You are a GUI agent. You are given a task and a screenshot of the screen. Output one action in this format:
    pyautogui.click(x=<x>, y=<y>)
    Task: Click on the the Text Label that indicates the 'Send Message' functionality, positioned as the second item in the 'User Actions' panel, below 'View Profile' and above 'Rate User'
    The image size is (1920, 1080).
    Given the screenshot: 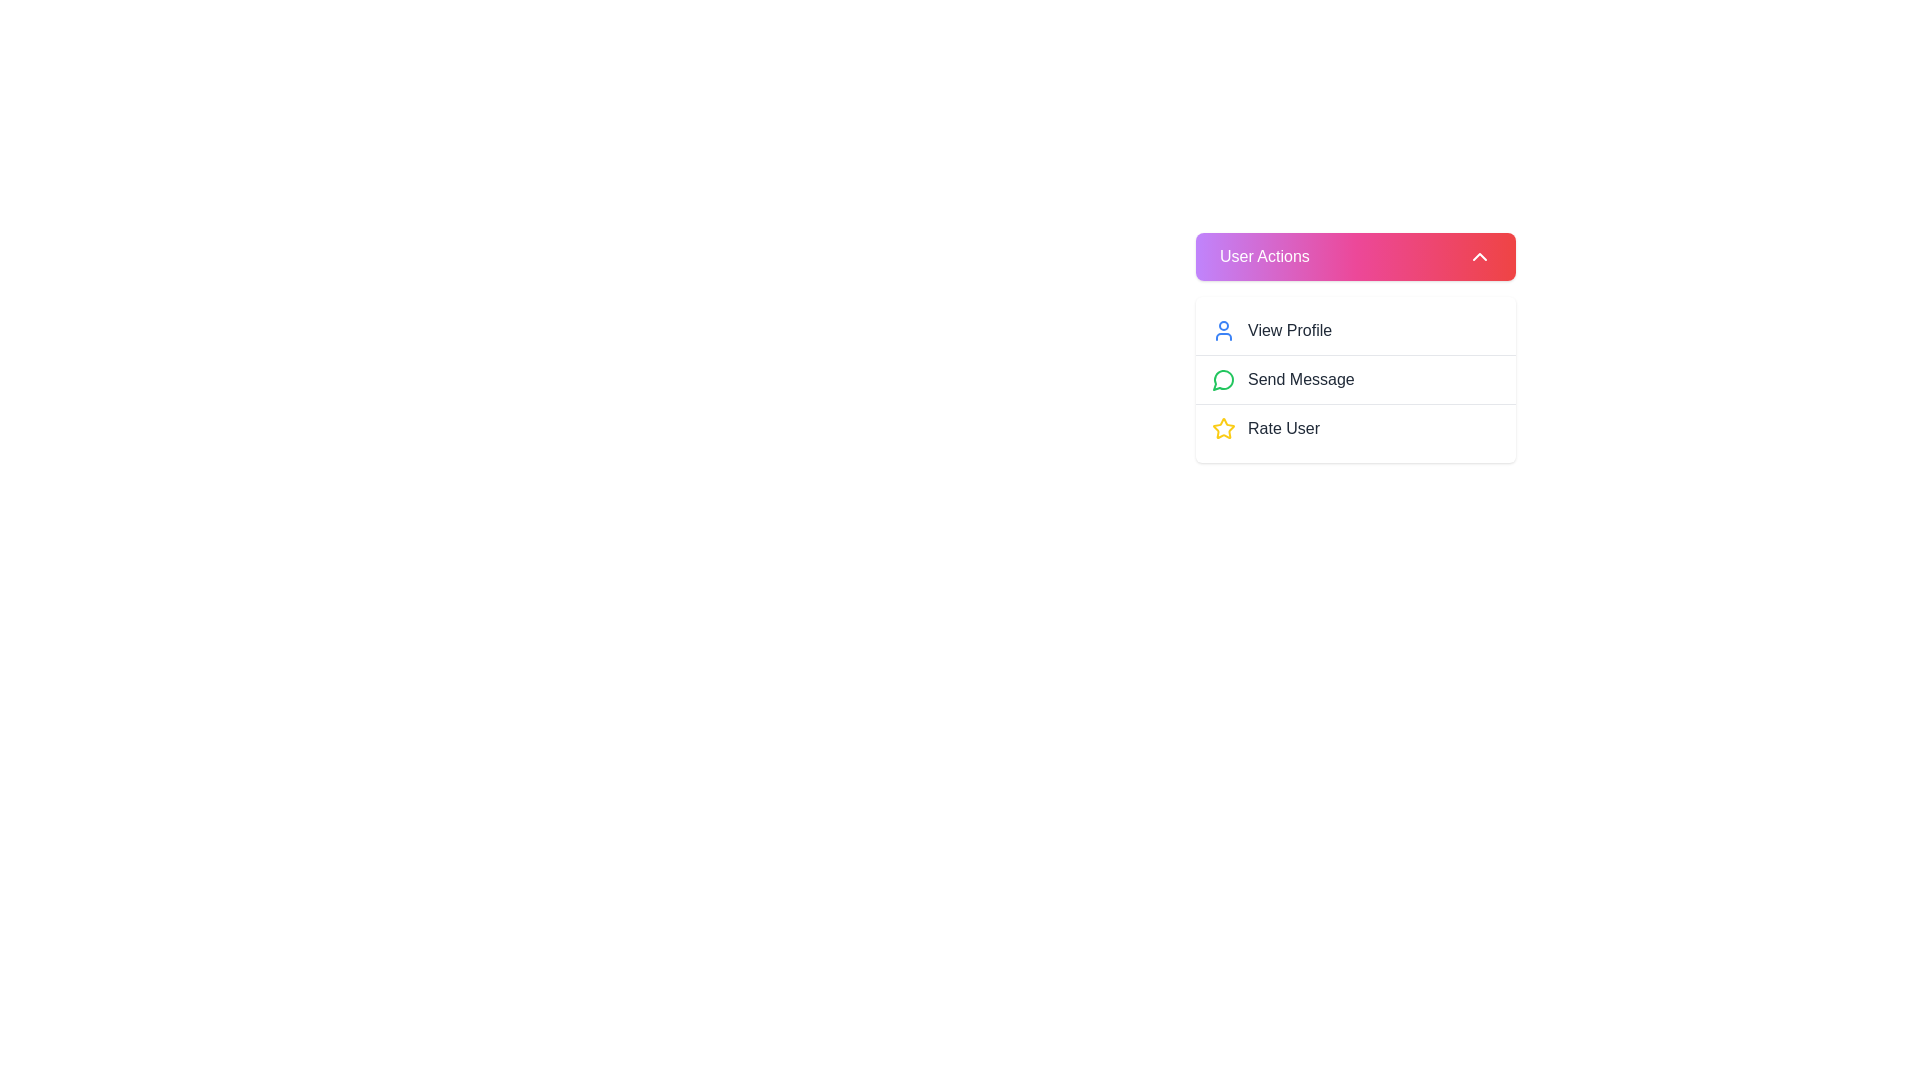 What is the action you would take?
    pyautogui.click(x=1301, y=380)
    